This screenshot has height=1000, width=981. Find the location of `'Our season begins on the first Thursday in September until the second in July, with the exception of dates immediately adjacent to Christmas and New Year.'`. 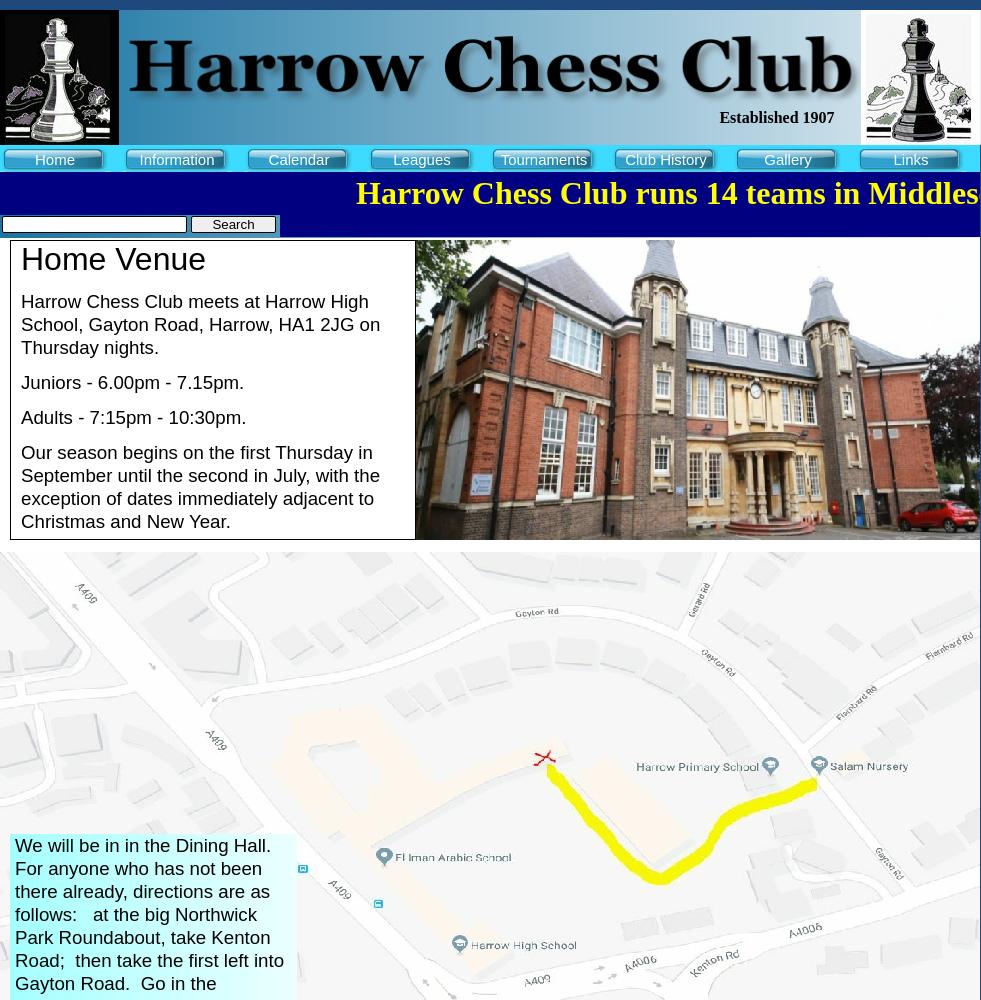

'Our season begins on the first Thursday in September until the second in July, with the exception of dates immediately adjacent to Christmas and New Year.' is located at coordinates (199, 486).